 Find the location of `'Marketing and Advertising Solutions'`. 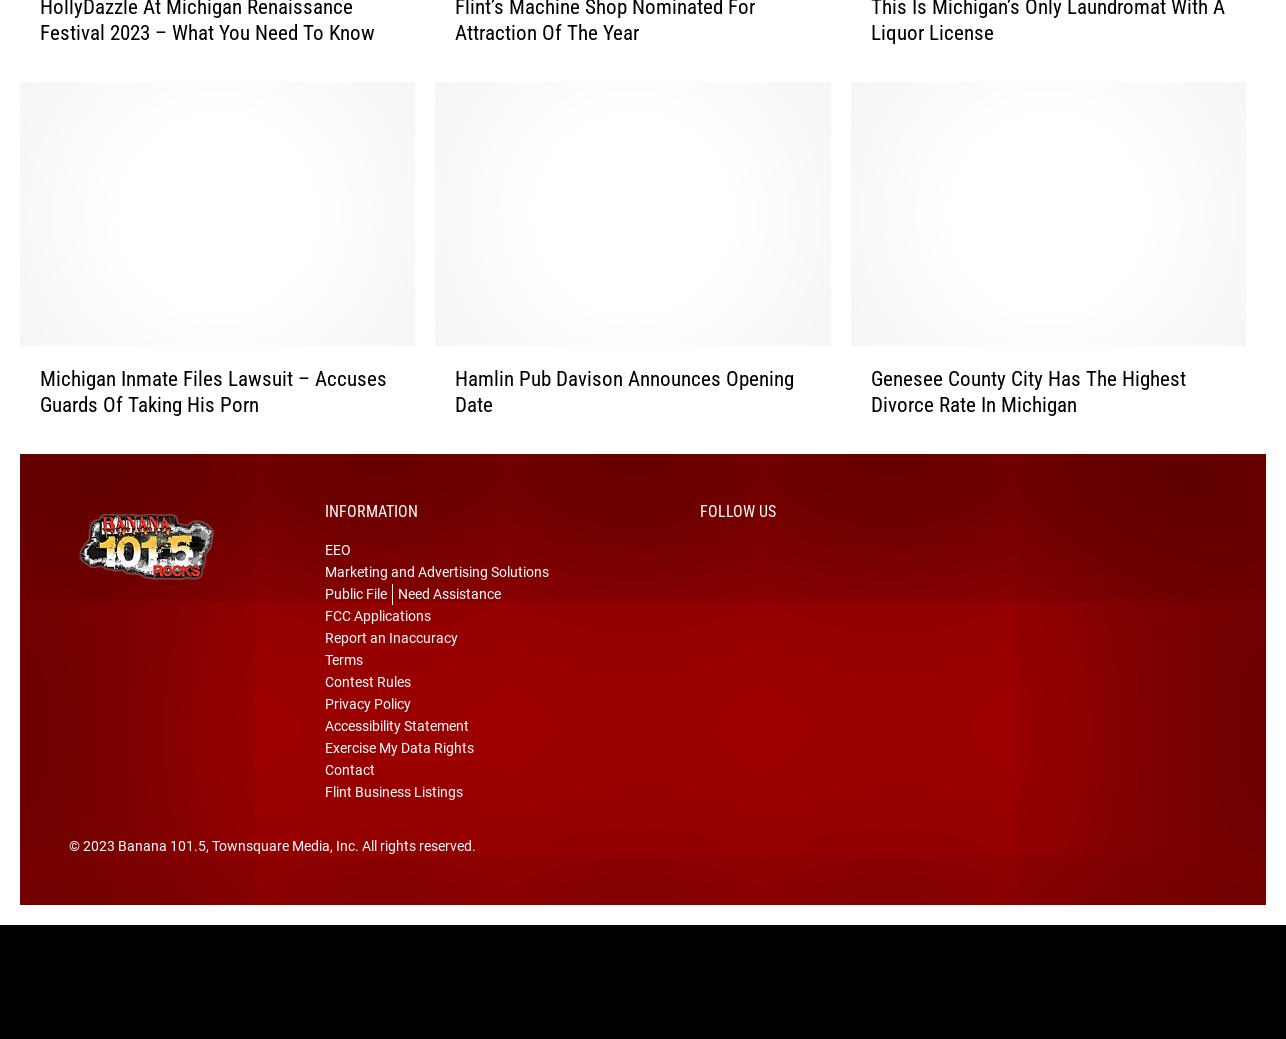

'Marketing and Advertising Solutions' is located at coordinates (435, 598).